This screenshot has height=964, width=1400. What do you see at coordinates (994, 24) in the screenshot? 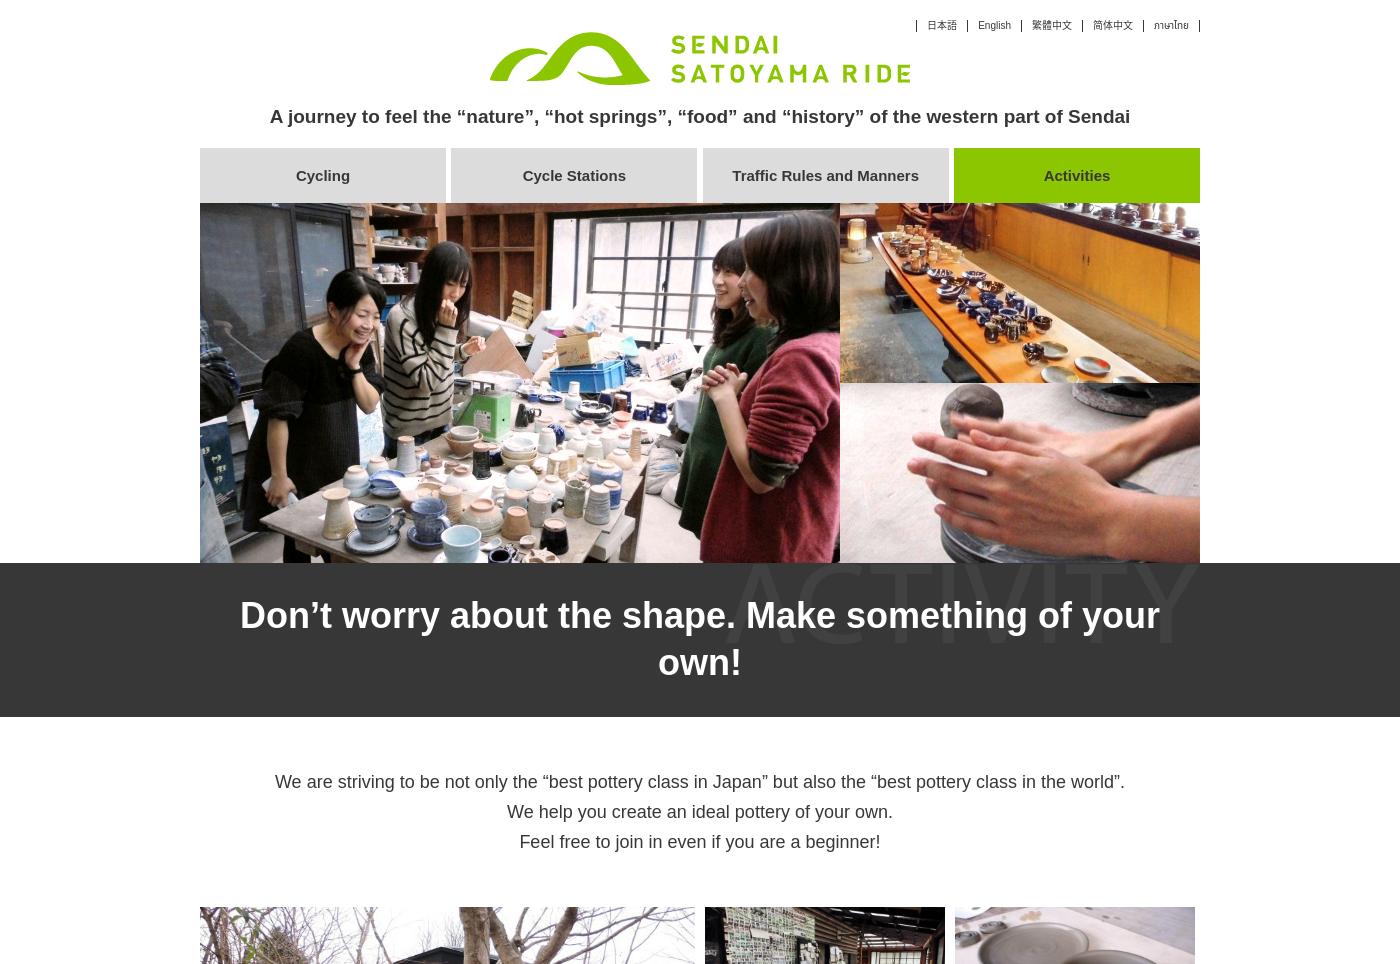
I see `'English'` at bounding box center [994, 24].